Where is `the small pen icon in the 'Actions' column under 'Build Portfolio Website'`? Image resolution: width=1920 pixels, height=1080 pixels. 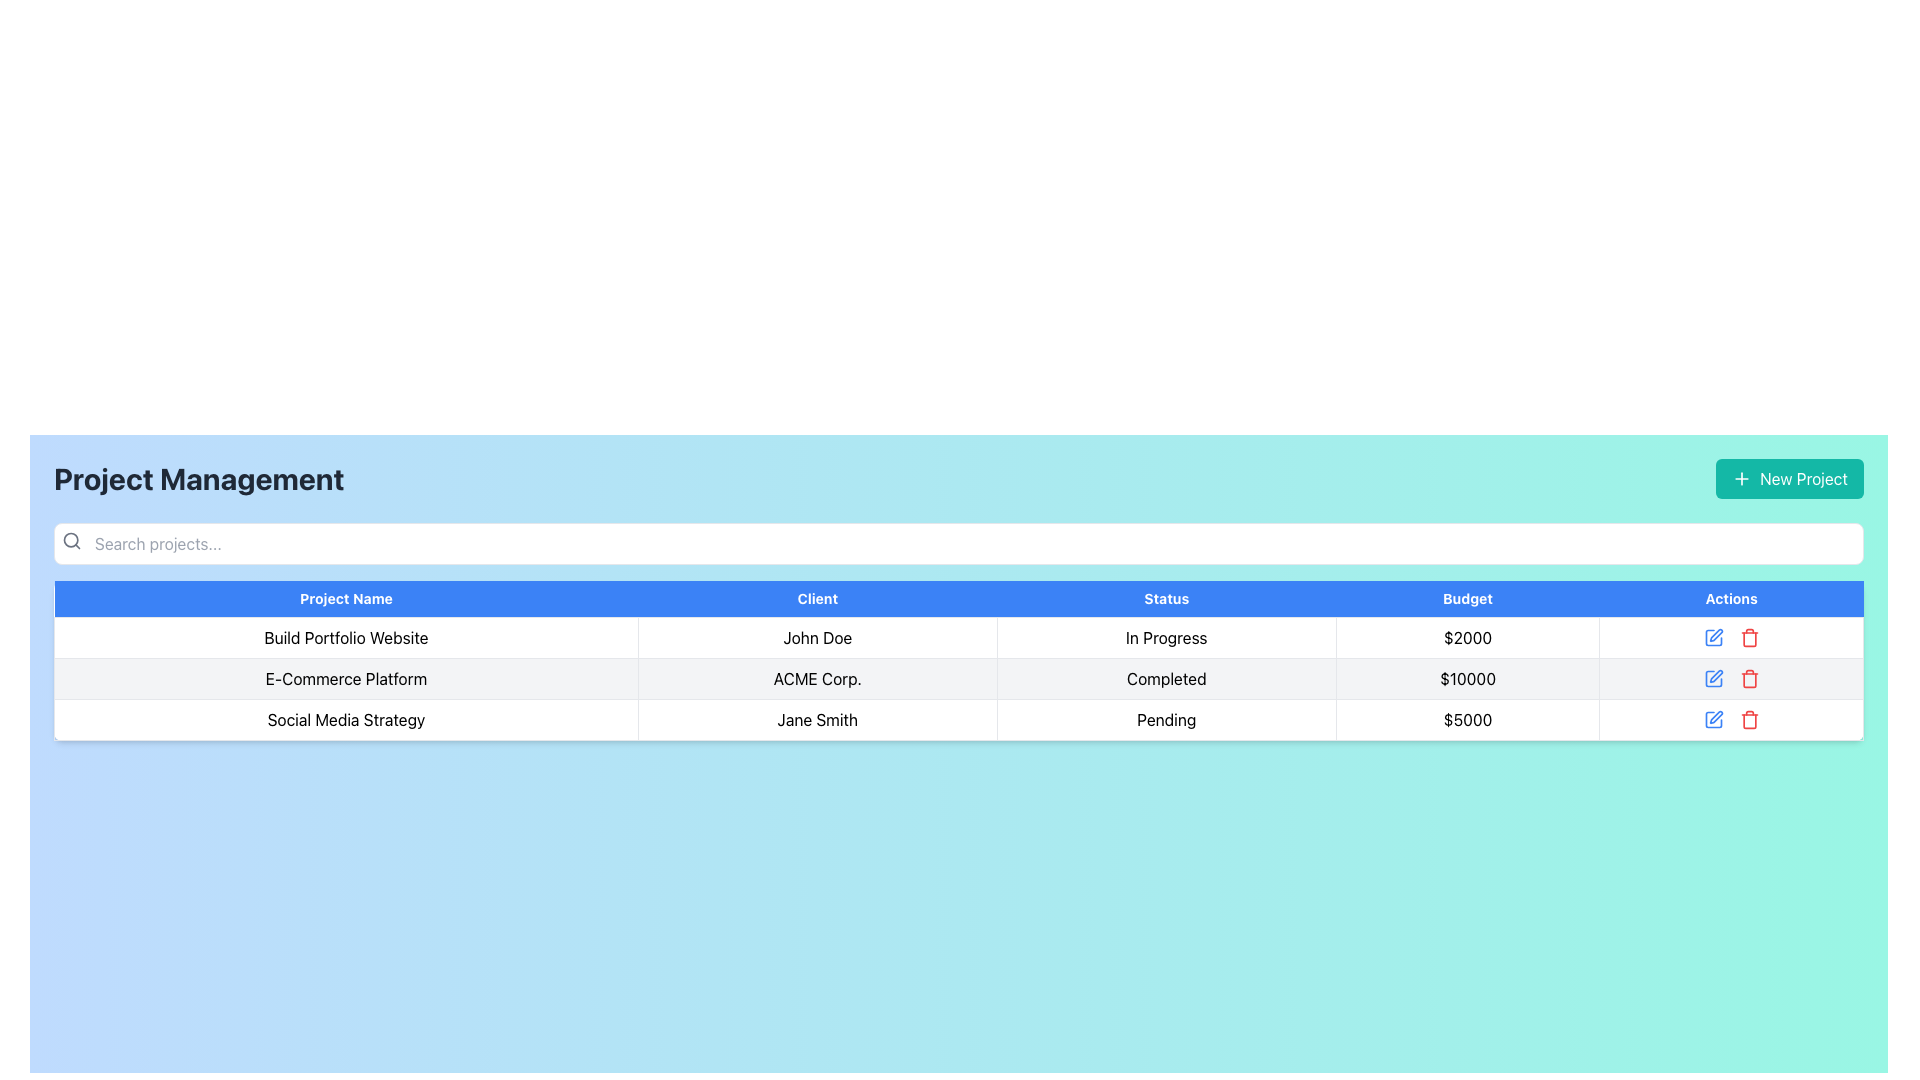 the small pen icon in the 'Actions' column under 'Build Portfolio Website' is located at coordinates (1715, 635).